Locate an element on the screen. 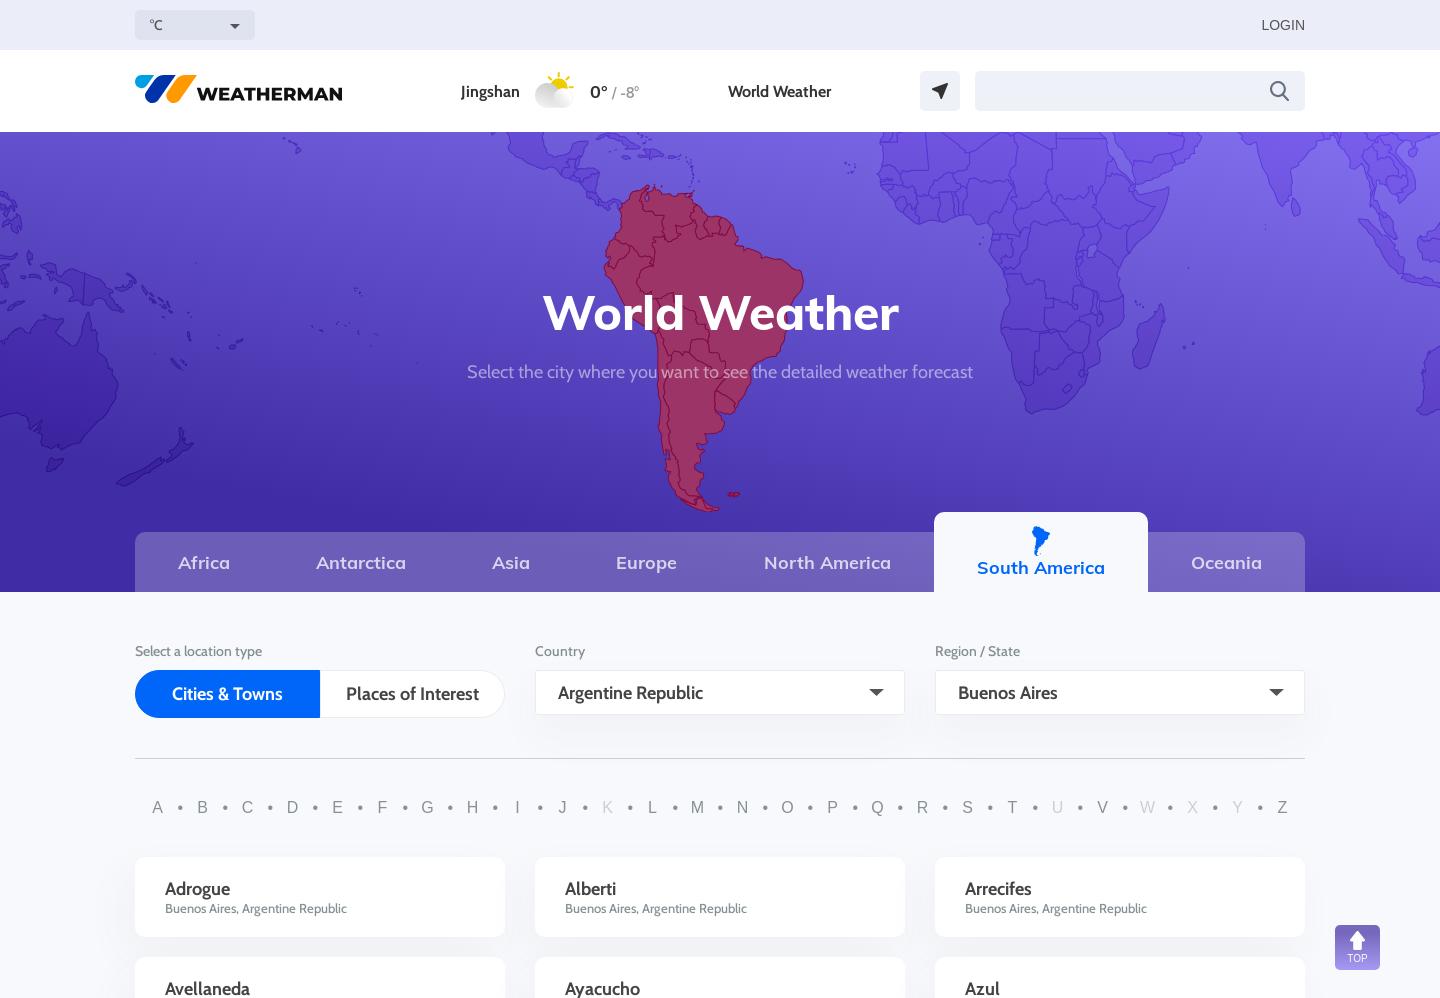 This screenshot has height=998, width=1440. 'South America' is located at coordinates (1039, 565).